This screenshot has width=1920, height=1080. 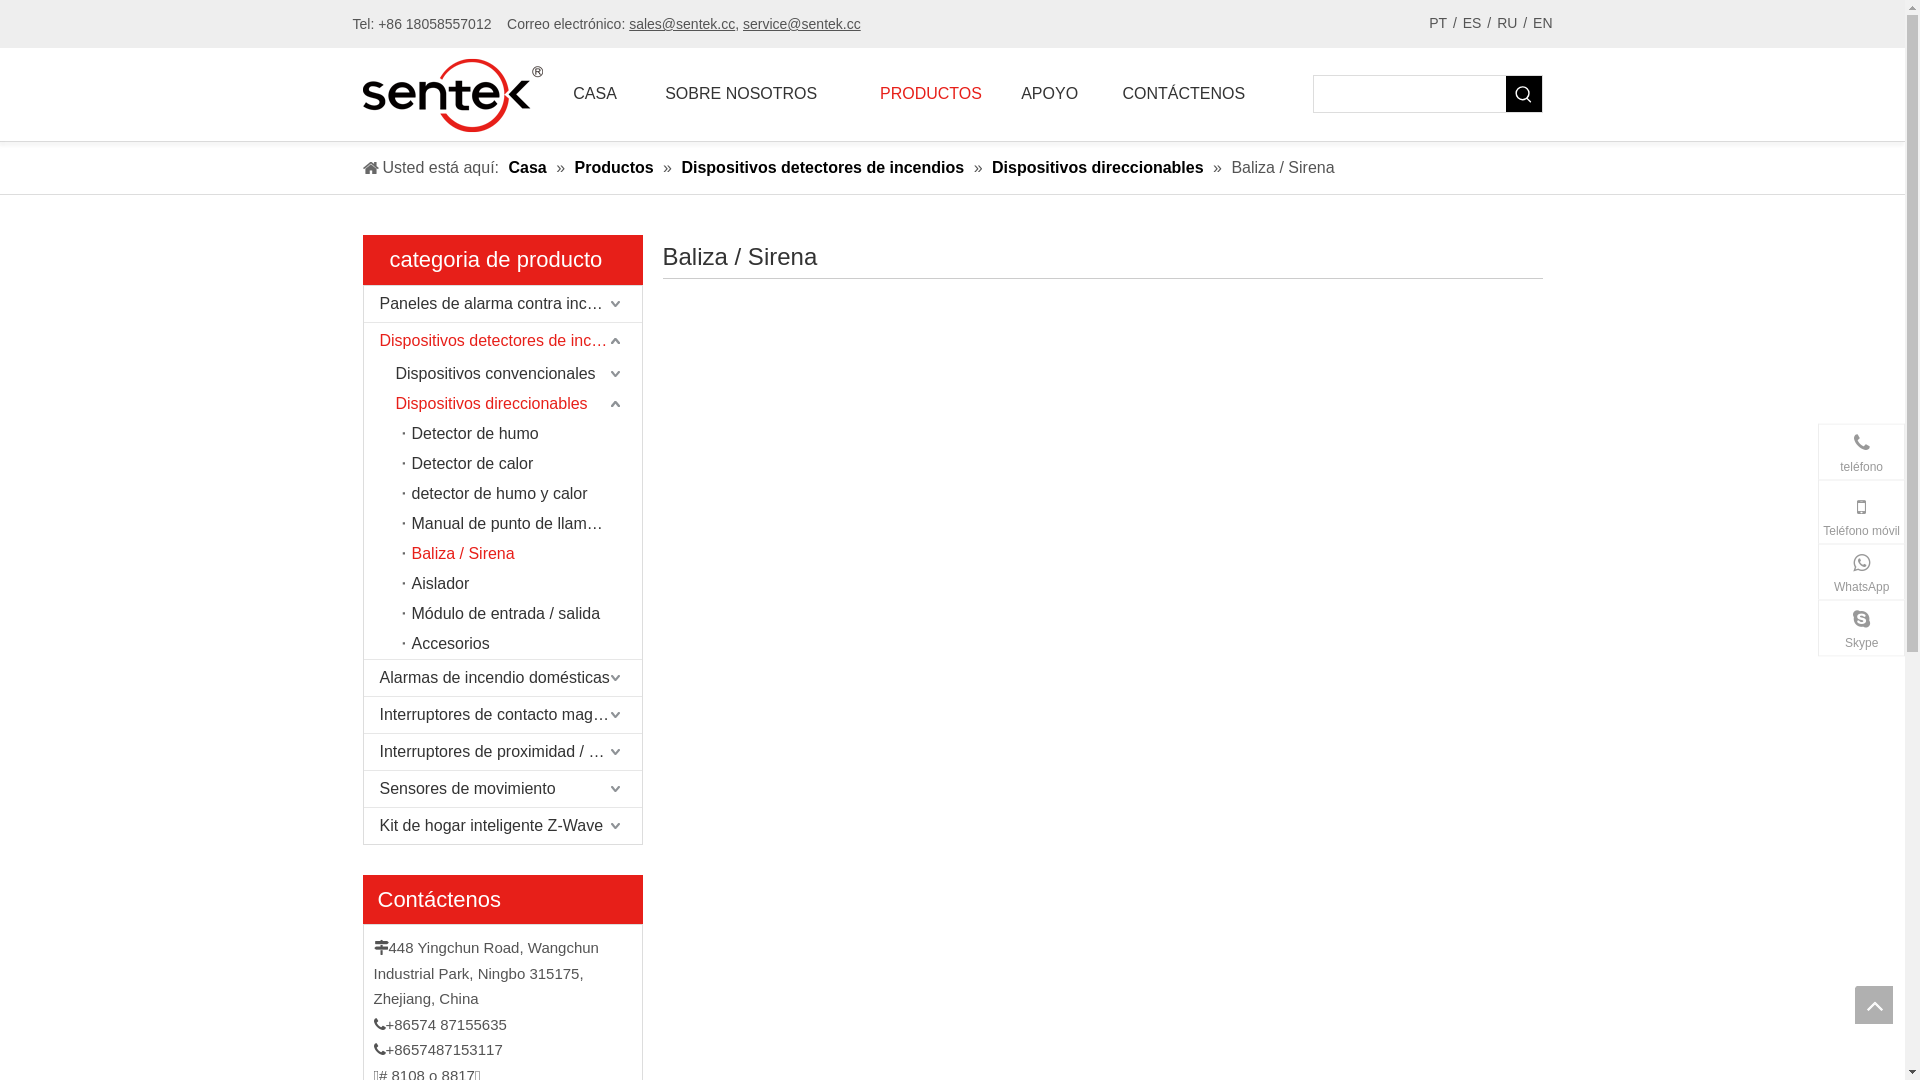 What do you see at coordinates (522, 644) in the screenshot?
I see `'Accesorios'` at bounding box center [522, 644].